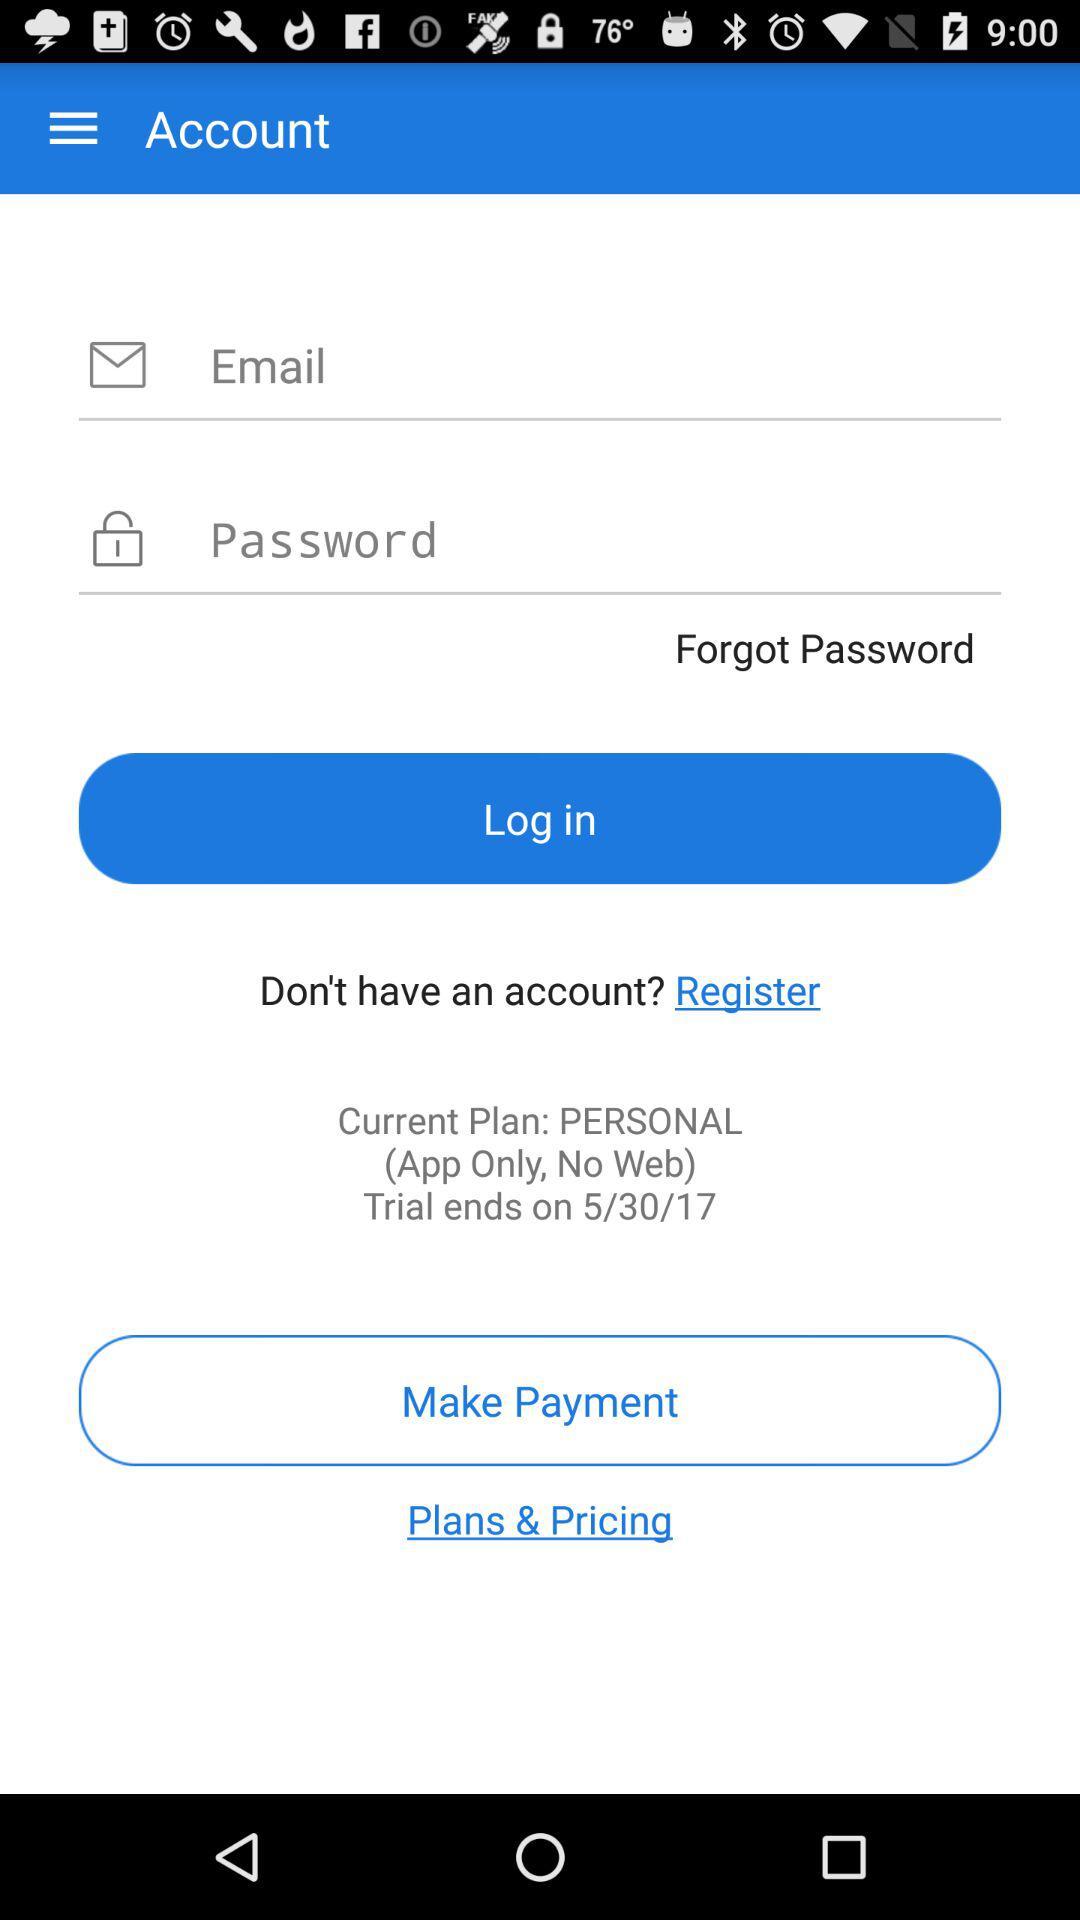 The height and width of the screenshot is (1920, 1080). Describe the element at coordinates (747, 989) in the screenshot. I see `icon on the right` at that location.